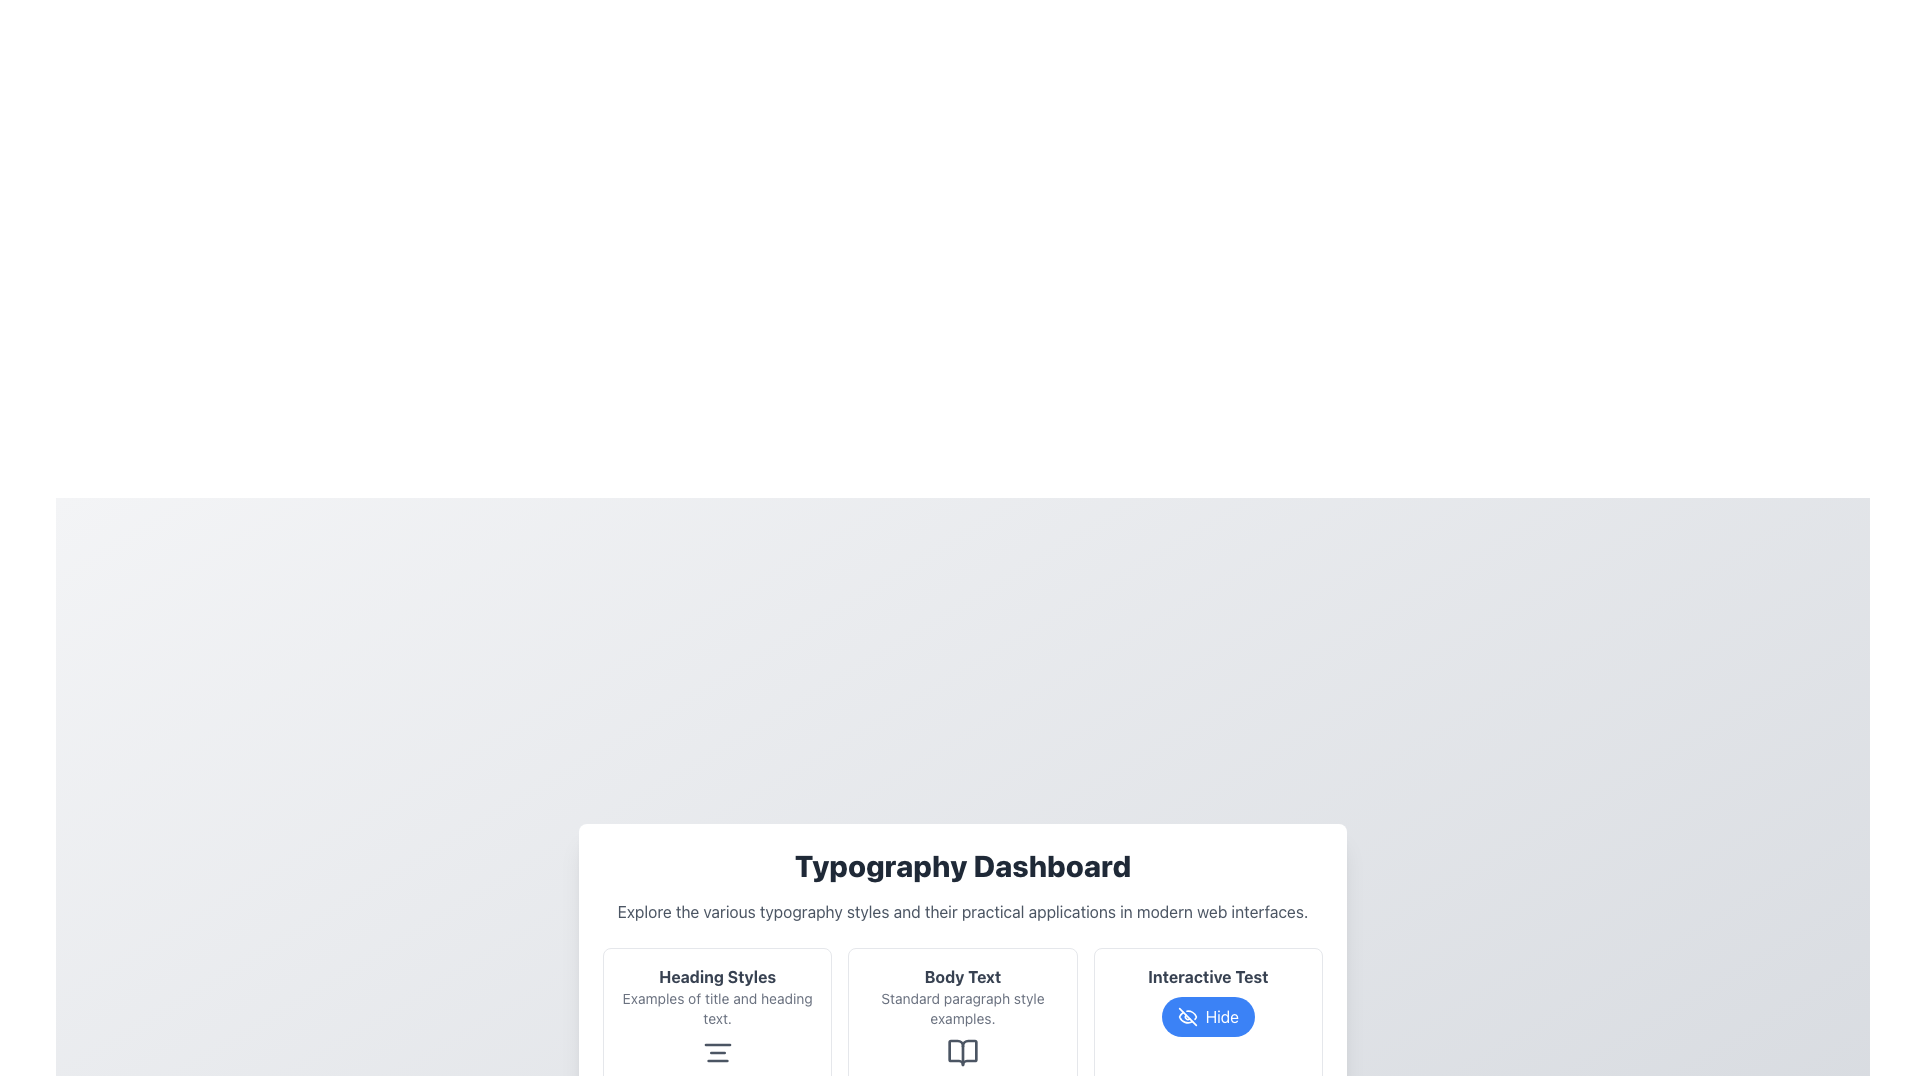  What do you see at coordinates (1187, 1017) in the screenshot?
I see `the eye icon with a slash through it, located inside the 'Interactive Test' button on the lower panel` at bounding box center [1187, 1017].